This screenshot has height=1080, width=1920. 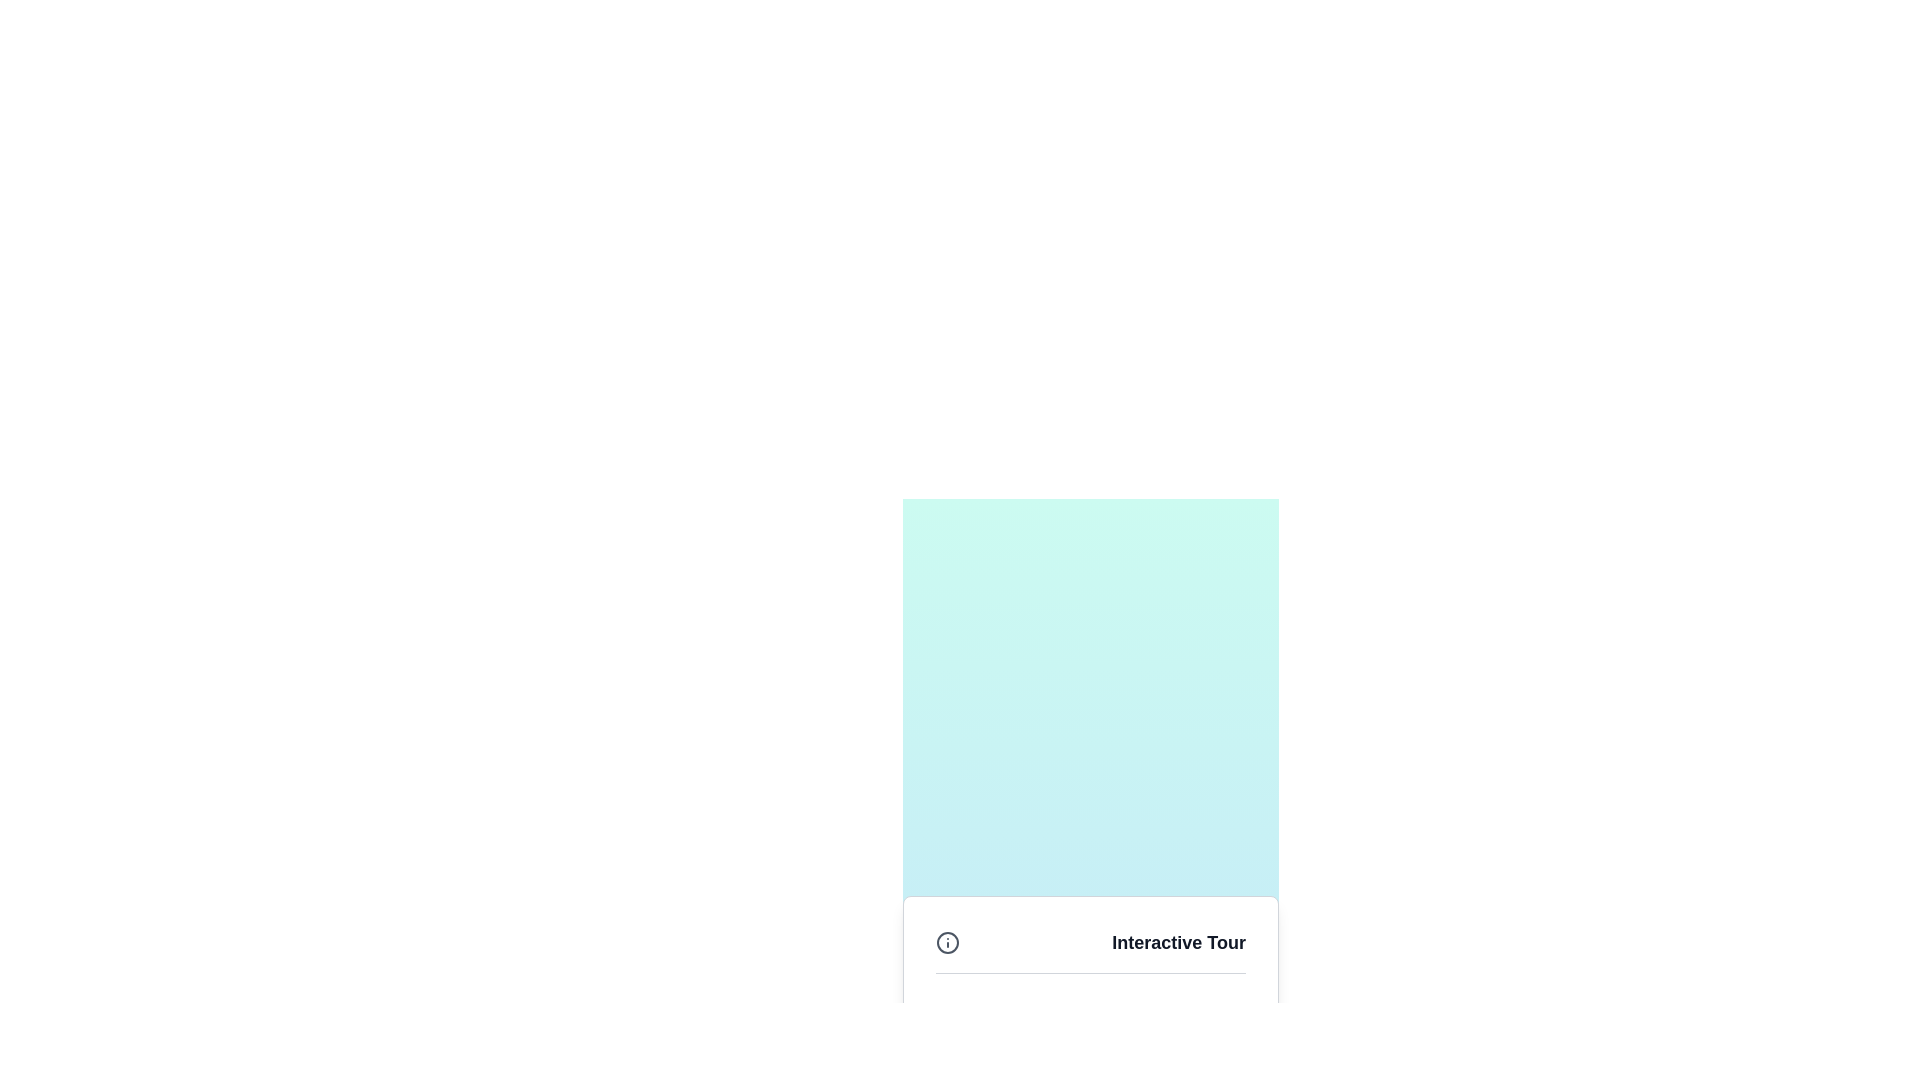 What do you see at coordinates (947, 942) in the screenshot?
I see `the information icon located to the left of the 'Interactive Tour' label` at bounding box center [947, 942].